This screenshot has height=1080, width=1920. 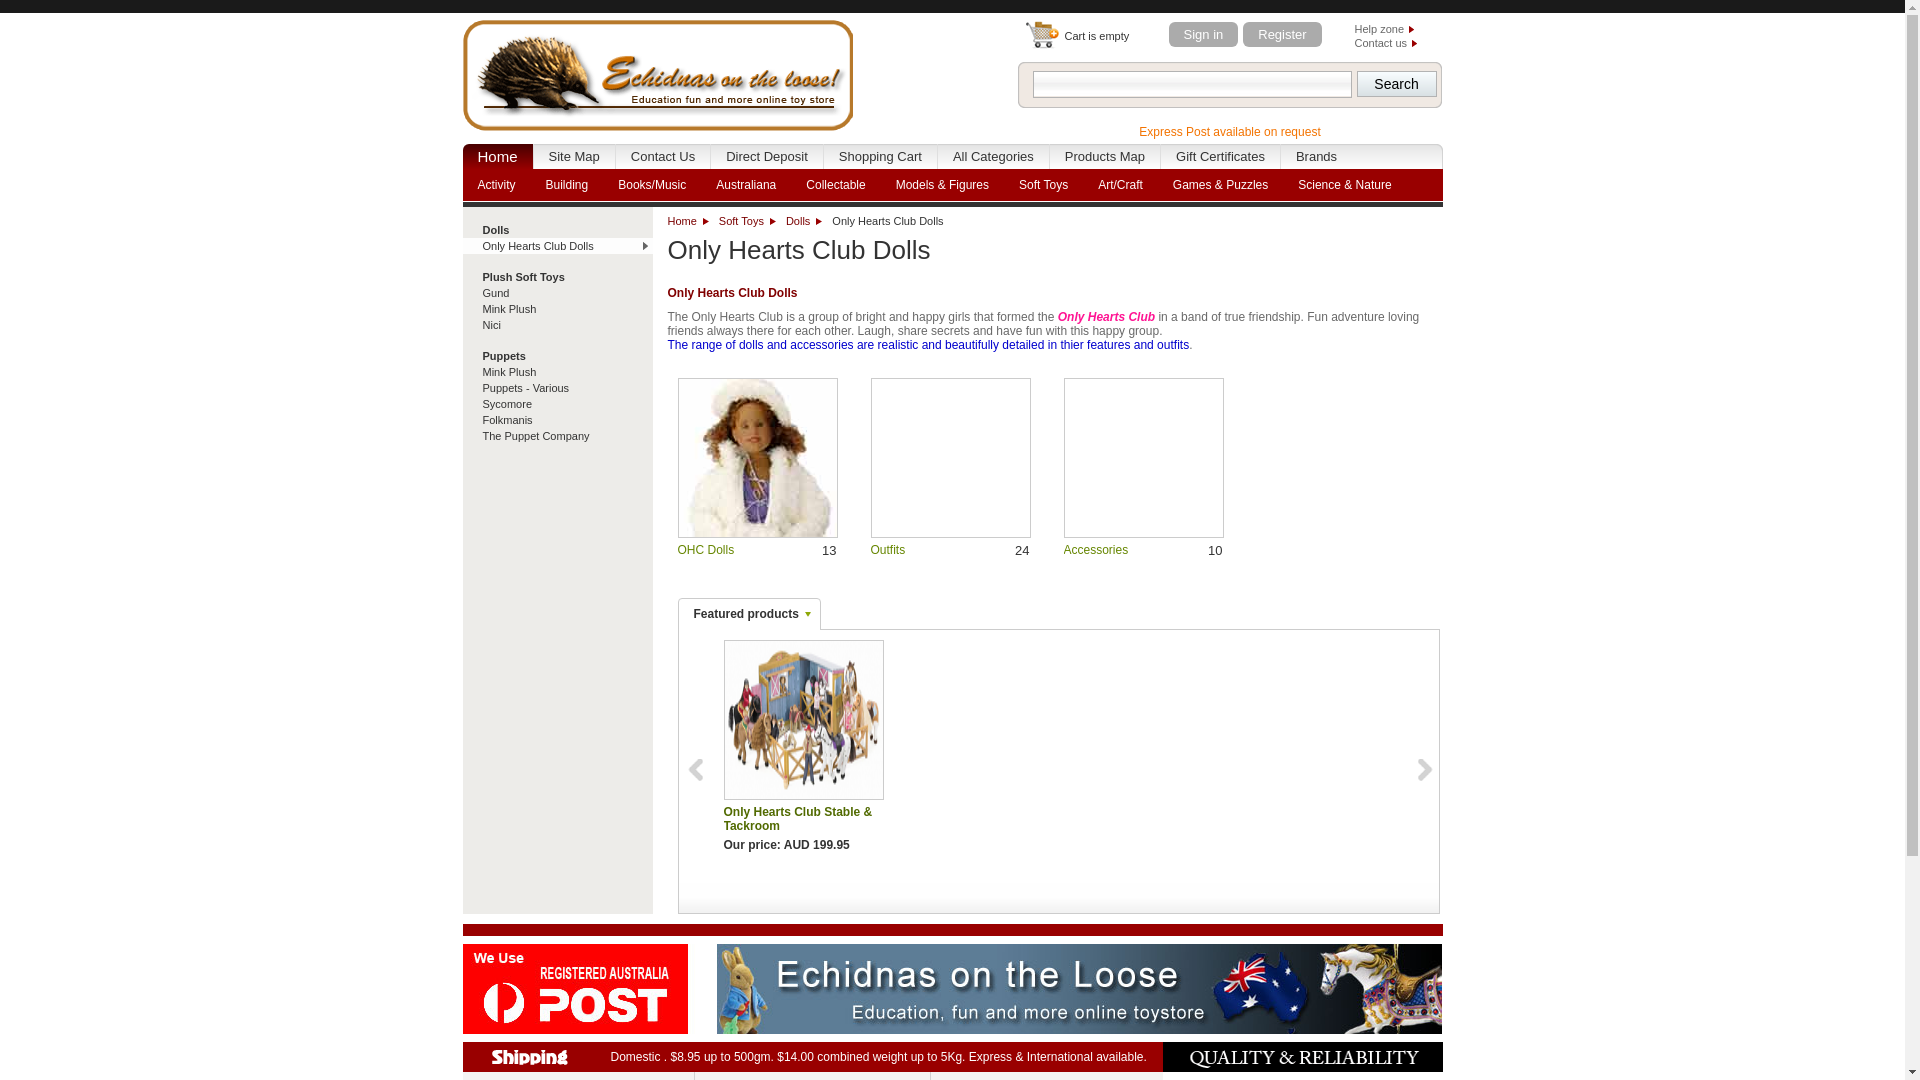 What do you see at coordinates (706, 550) in the screenshot?
I see `'OHC Dolls'` at bounding box center [706, 550].